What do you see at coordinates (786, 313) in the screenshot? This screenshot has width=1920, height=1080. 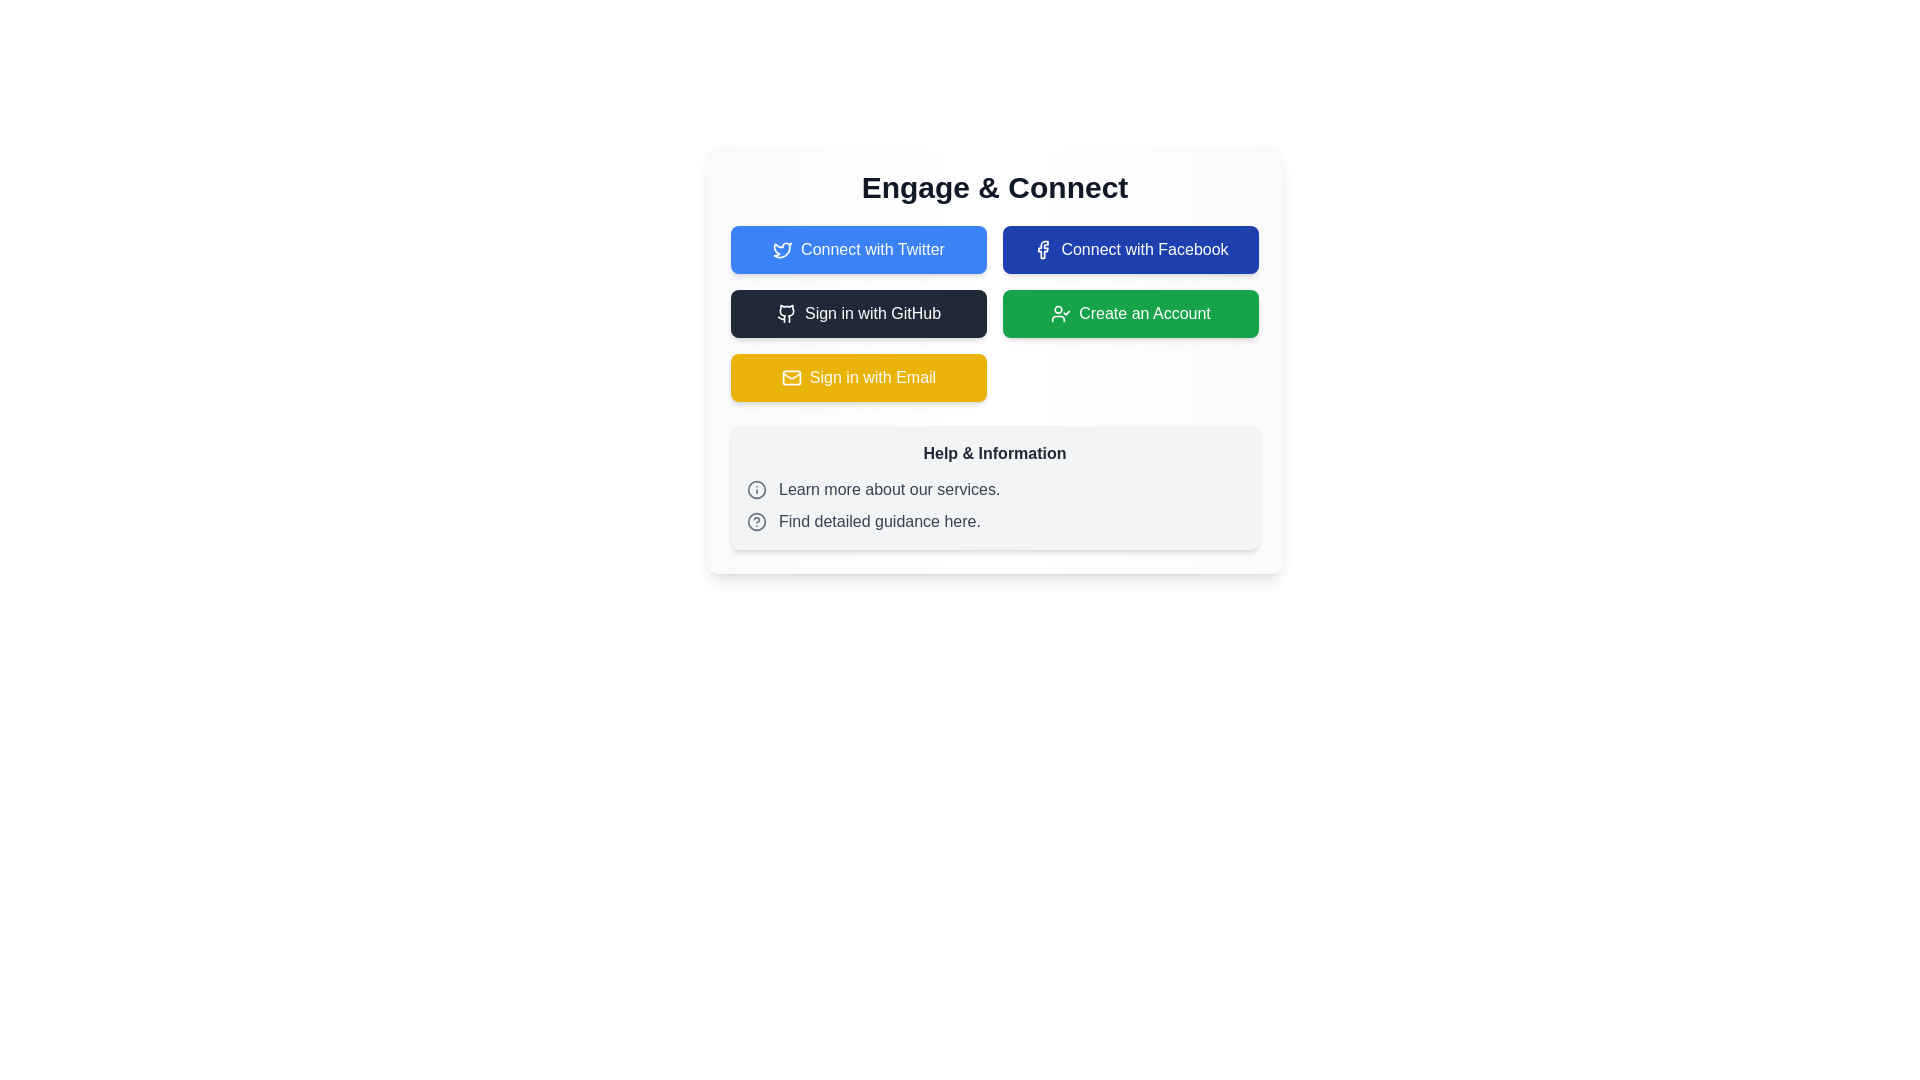 I see `the GitHub icon` at bounding box center [786, 313].